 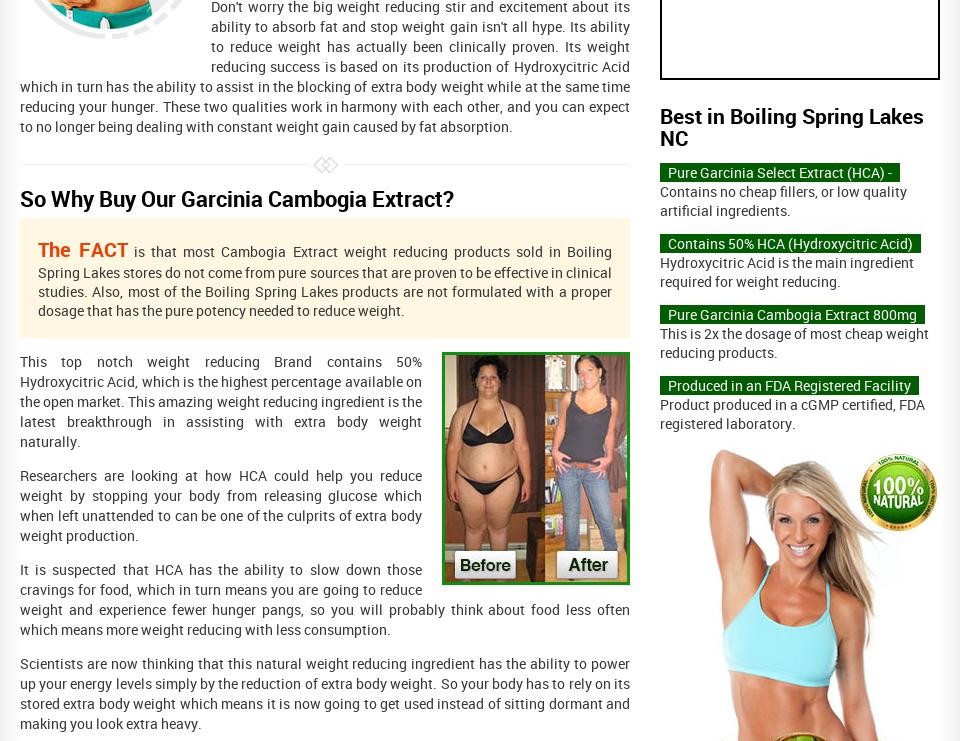 I want to click on 'Best in Boiling Spring Lakes NC', so click(x=659, y=126).